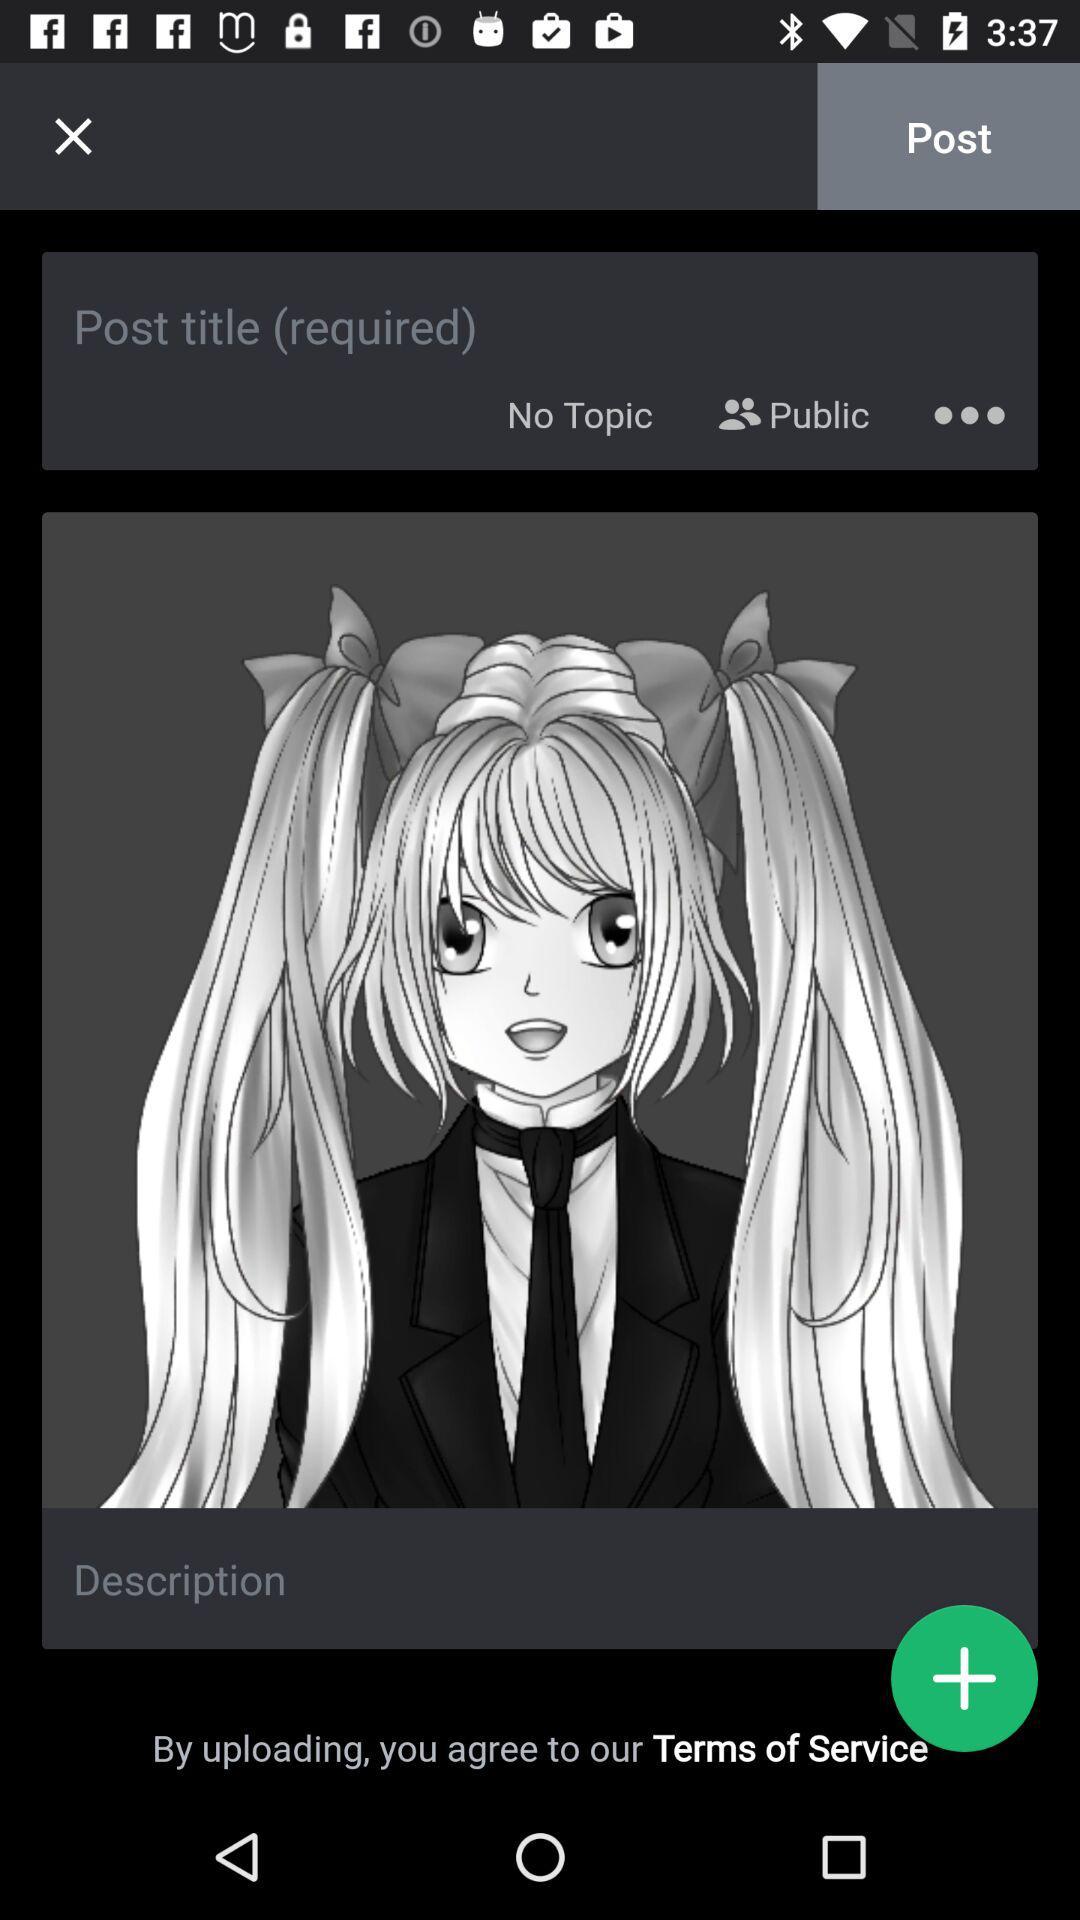 Image resolution: width=1080 pixels, height=1920 pixels. I want to click on close, so click(72, 135).